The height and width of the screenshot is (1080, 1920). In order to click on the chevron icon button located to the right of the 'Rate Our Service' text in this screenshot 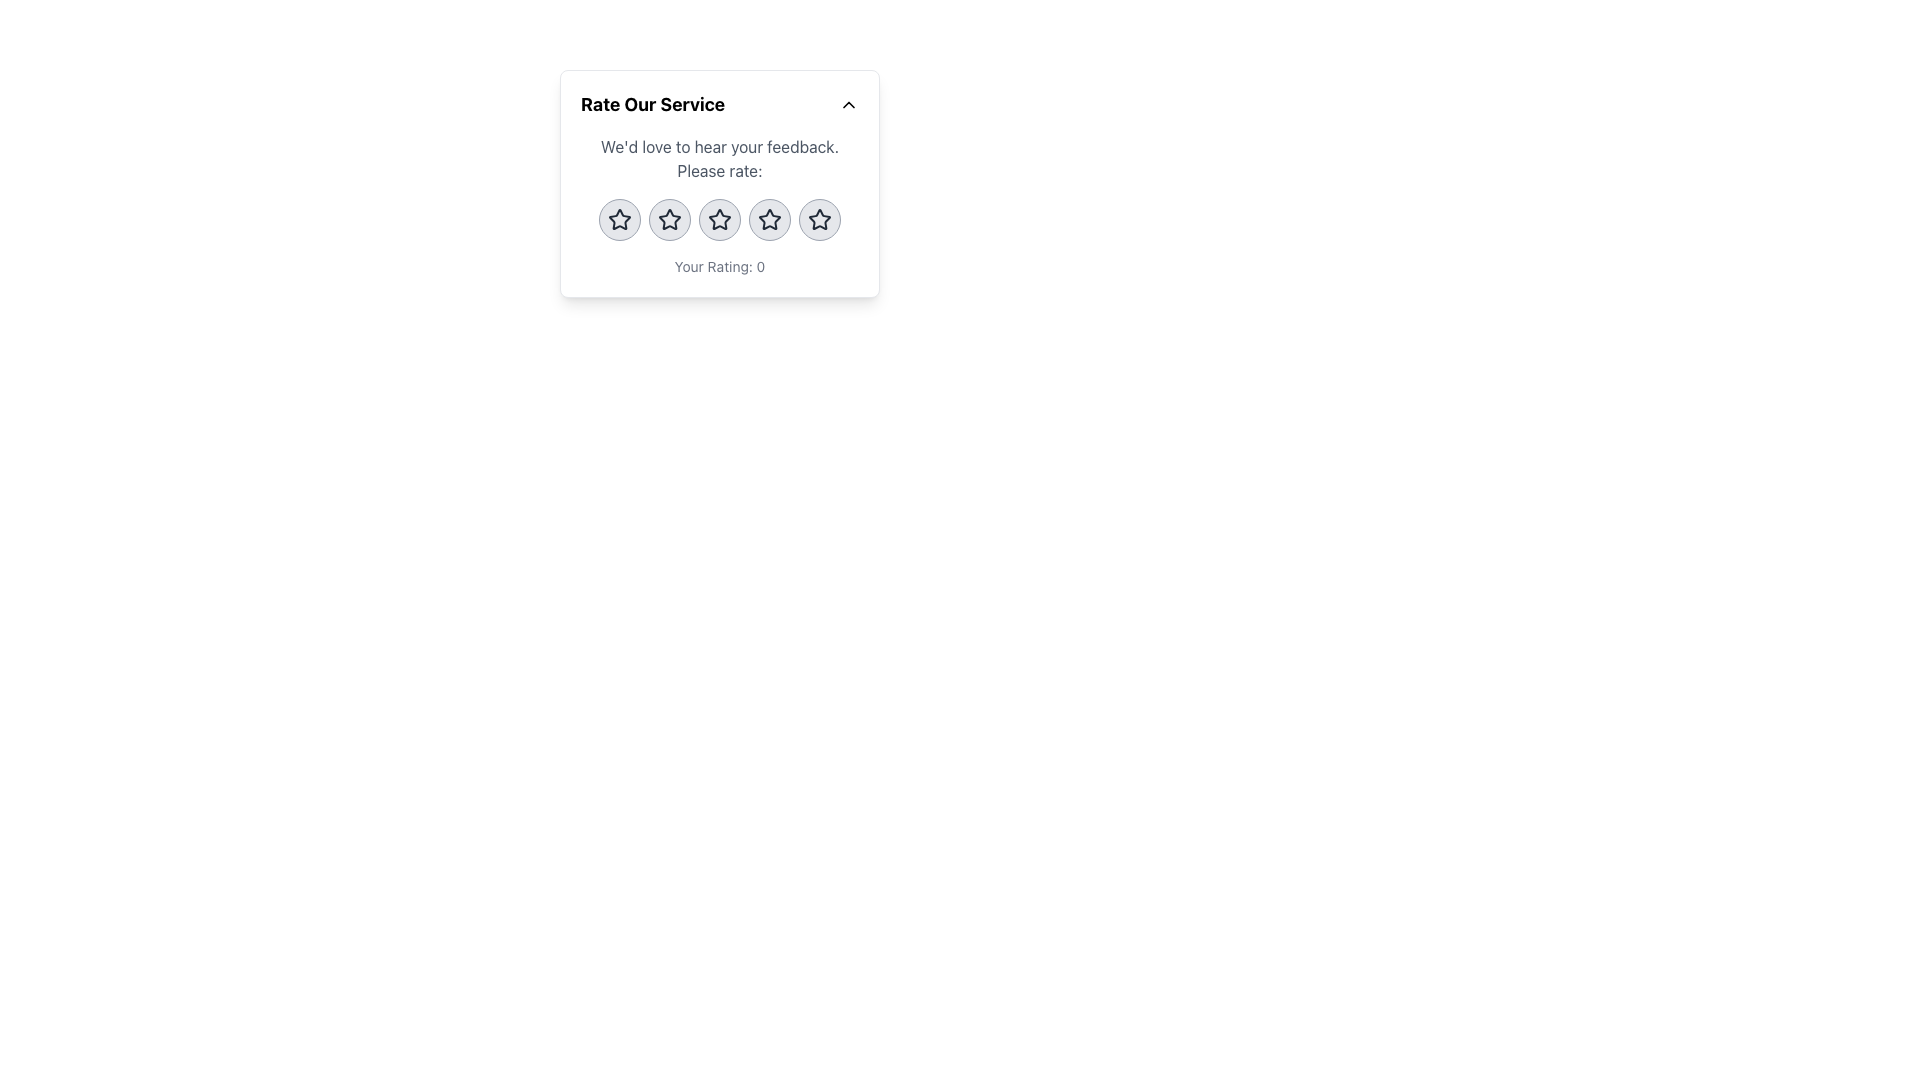, I will do `click(849, 104)`.